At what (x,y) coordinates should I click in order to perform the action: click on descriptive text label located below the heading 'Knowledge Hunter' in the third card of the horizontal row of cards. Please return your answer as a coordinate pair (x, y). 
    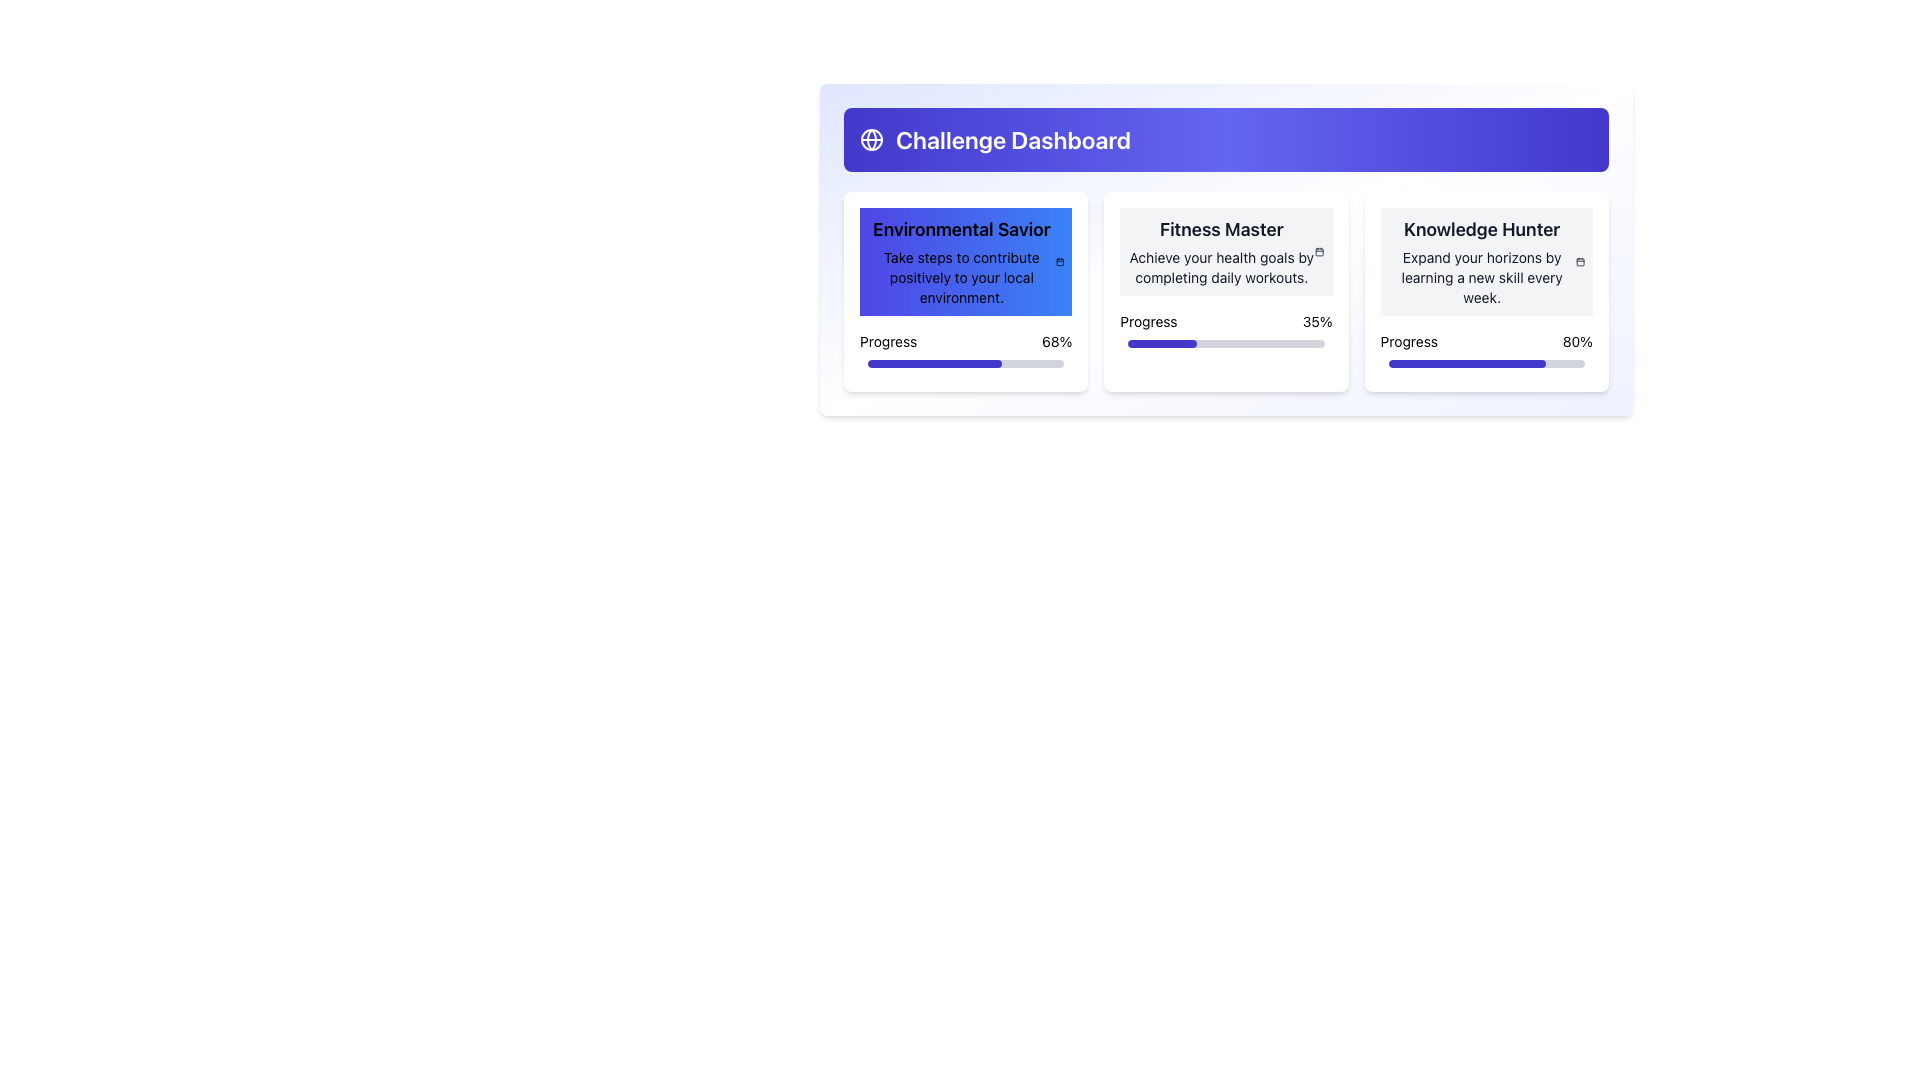
    Looking at the image, I should click on (1482, 277).